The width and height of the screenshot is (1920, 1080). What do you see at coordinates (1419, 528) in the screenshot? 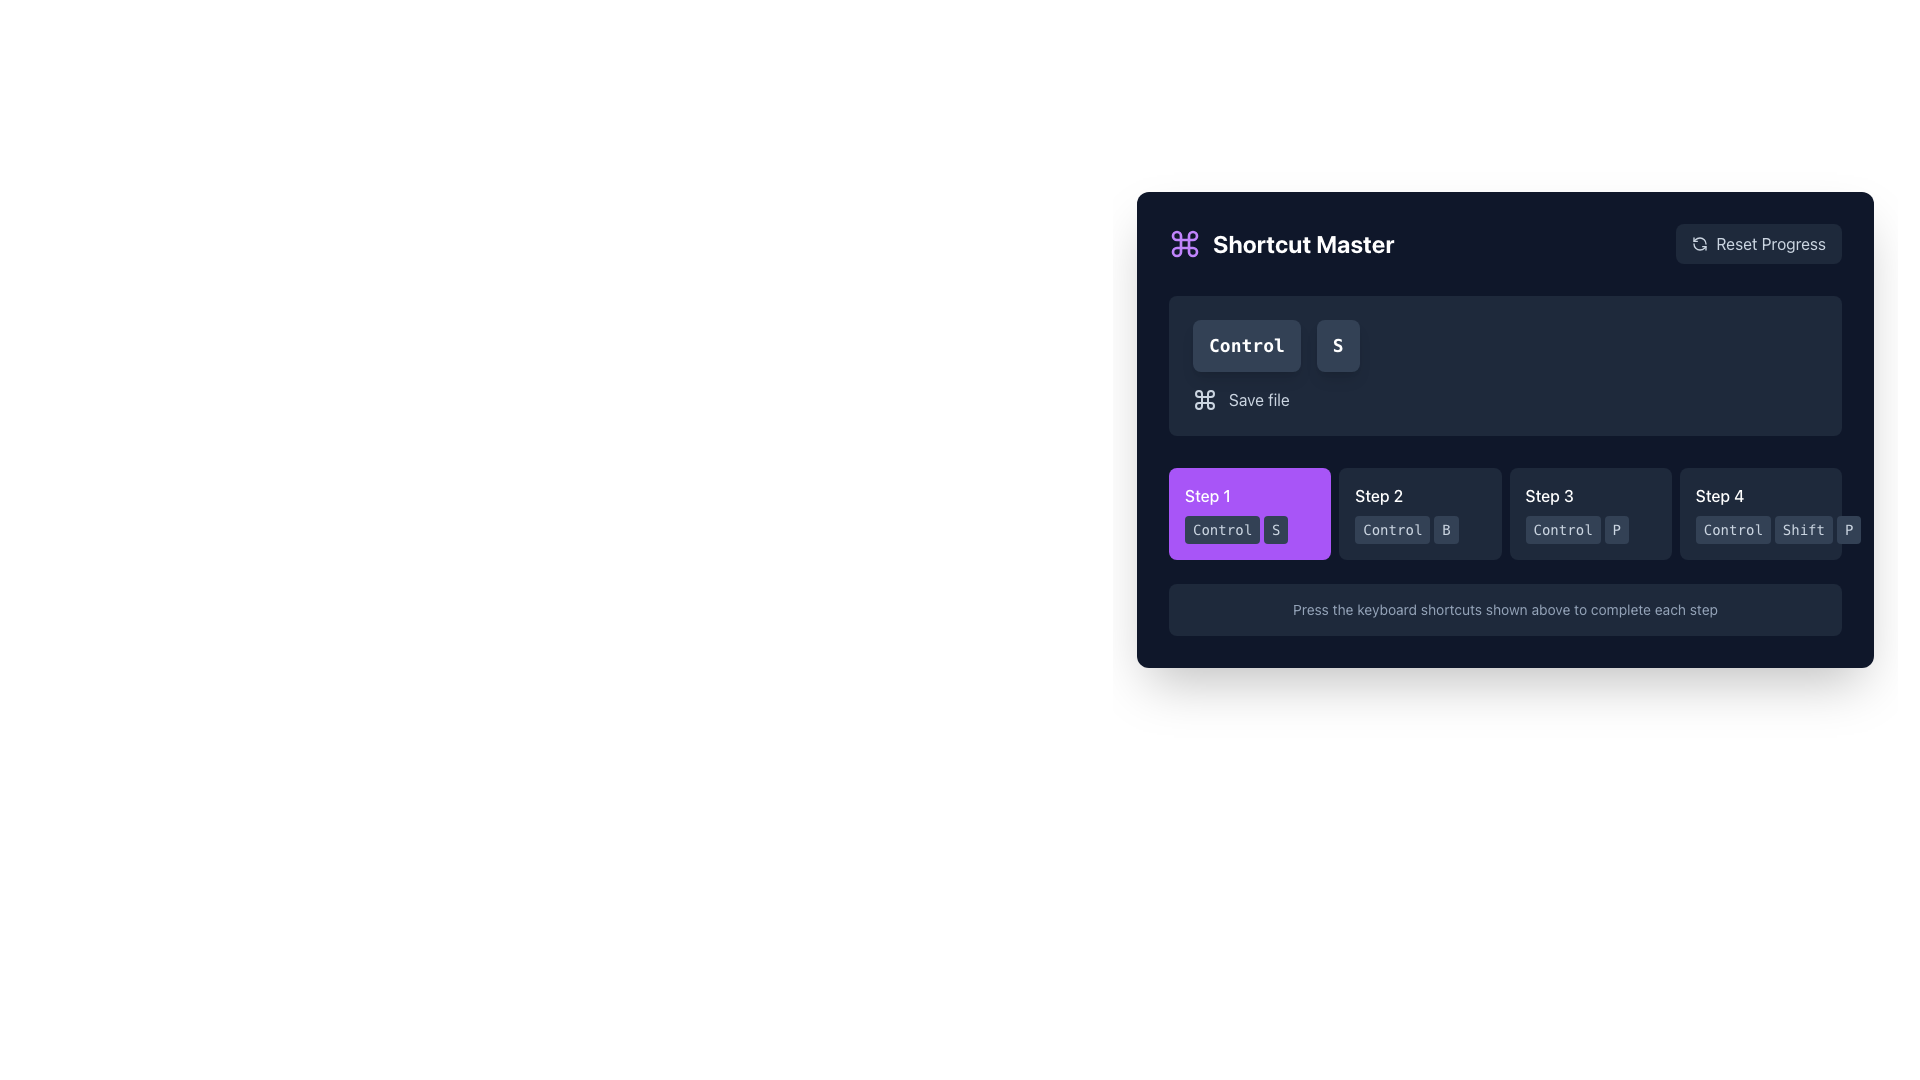
I see `the Informational Text Button Pair representing the keyboard shortcut 'Control + B' located in the 'Step 2' section of the interface` at bounding box center [1419, 528].